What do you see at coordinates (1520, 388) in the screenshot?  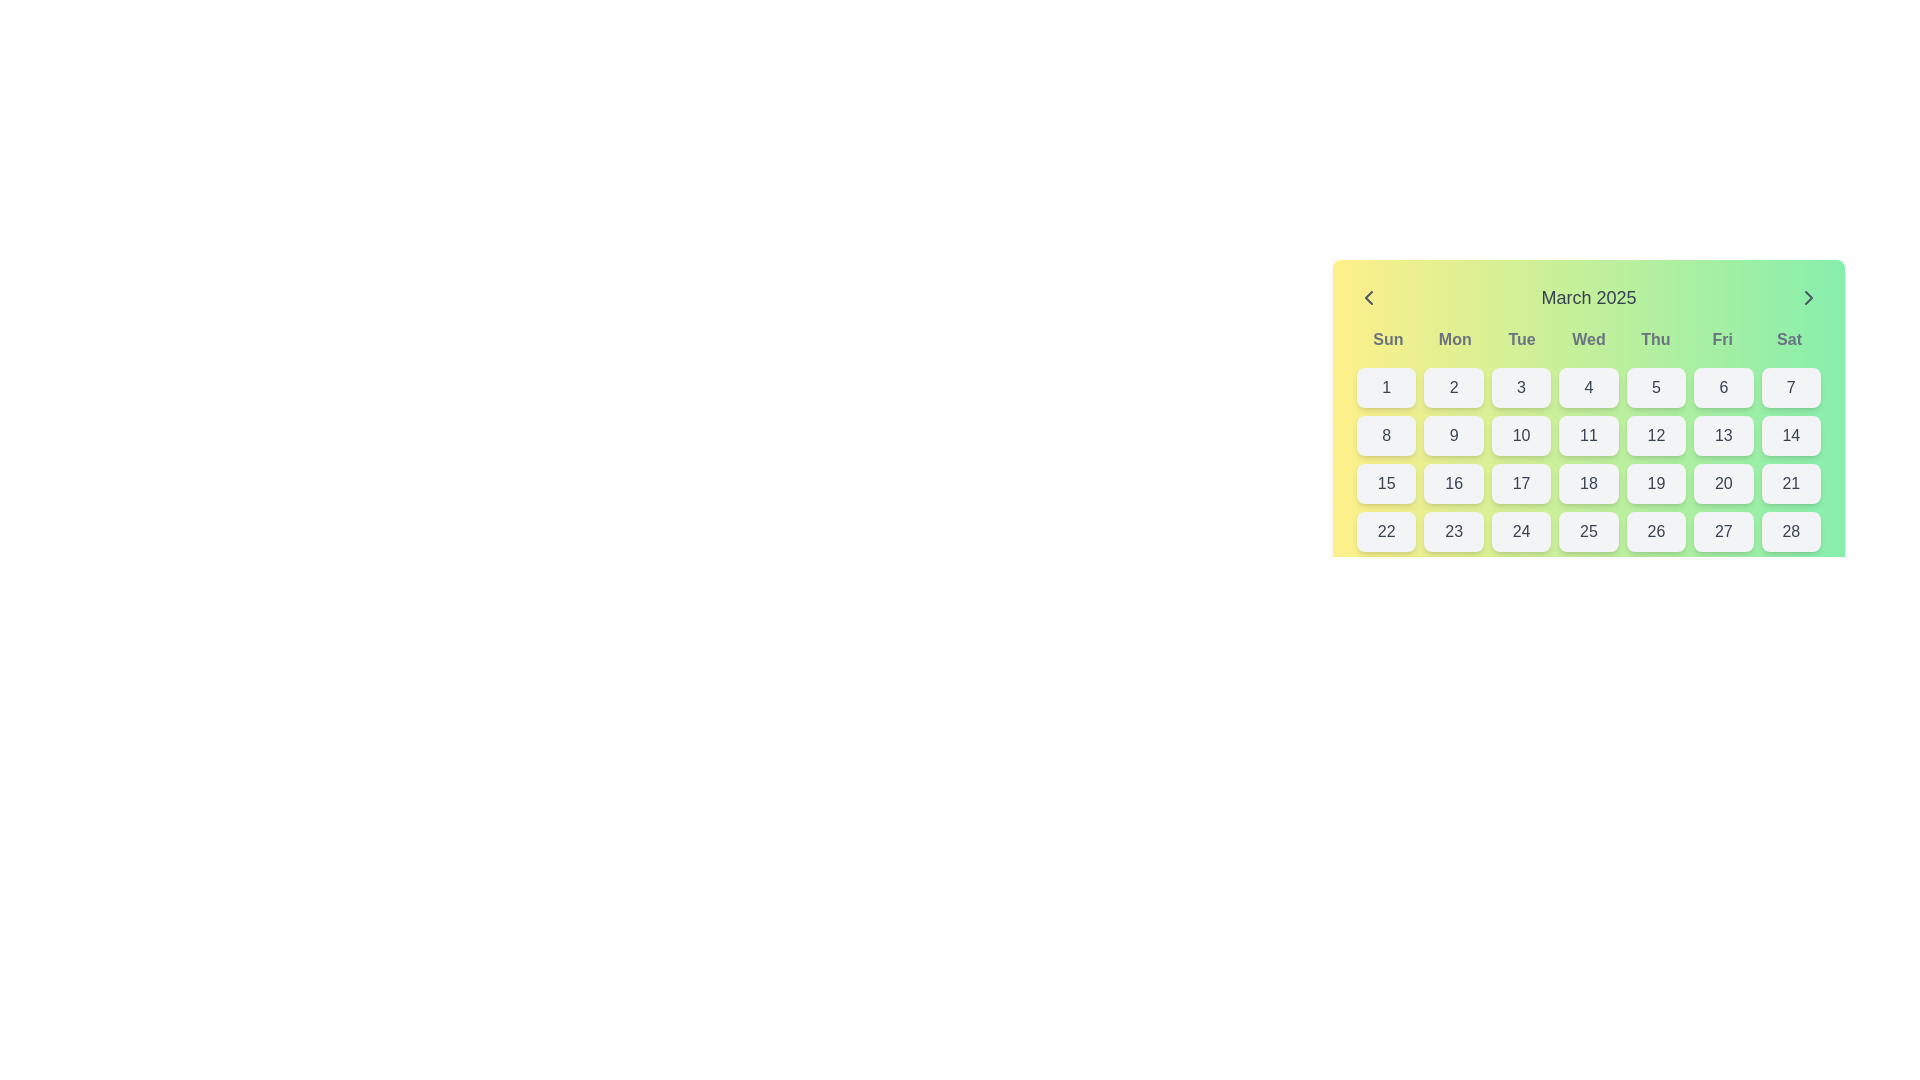 I see `the button labeled '3' in the calendar grid` at bounding box center [1520, 388].